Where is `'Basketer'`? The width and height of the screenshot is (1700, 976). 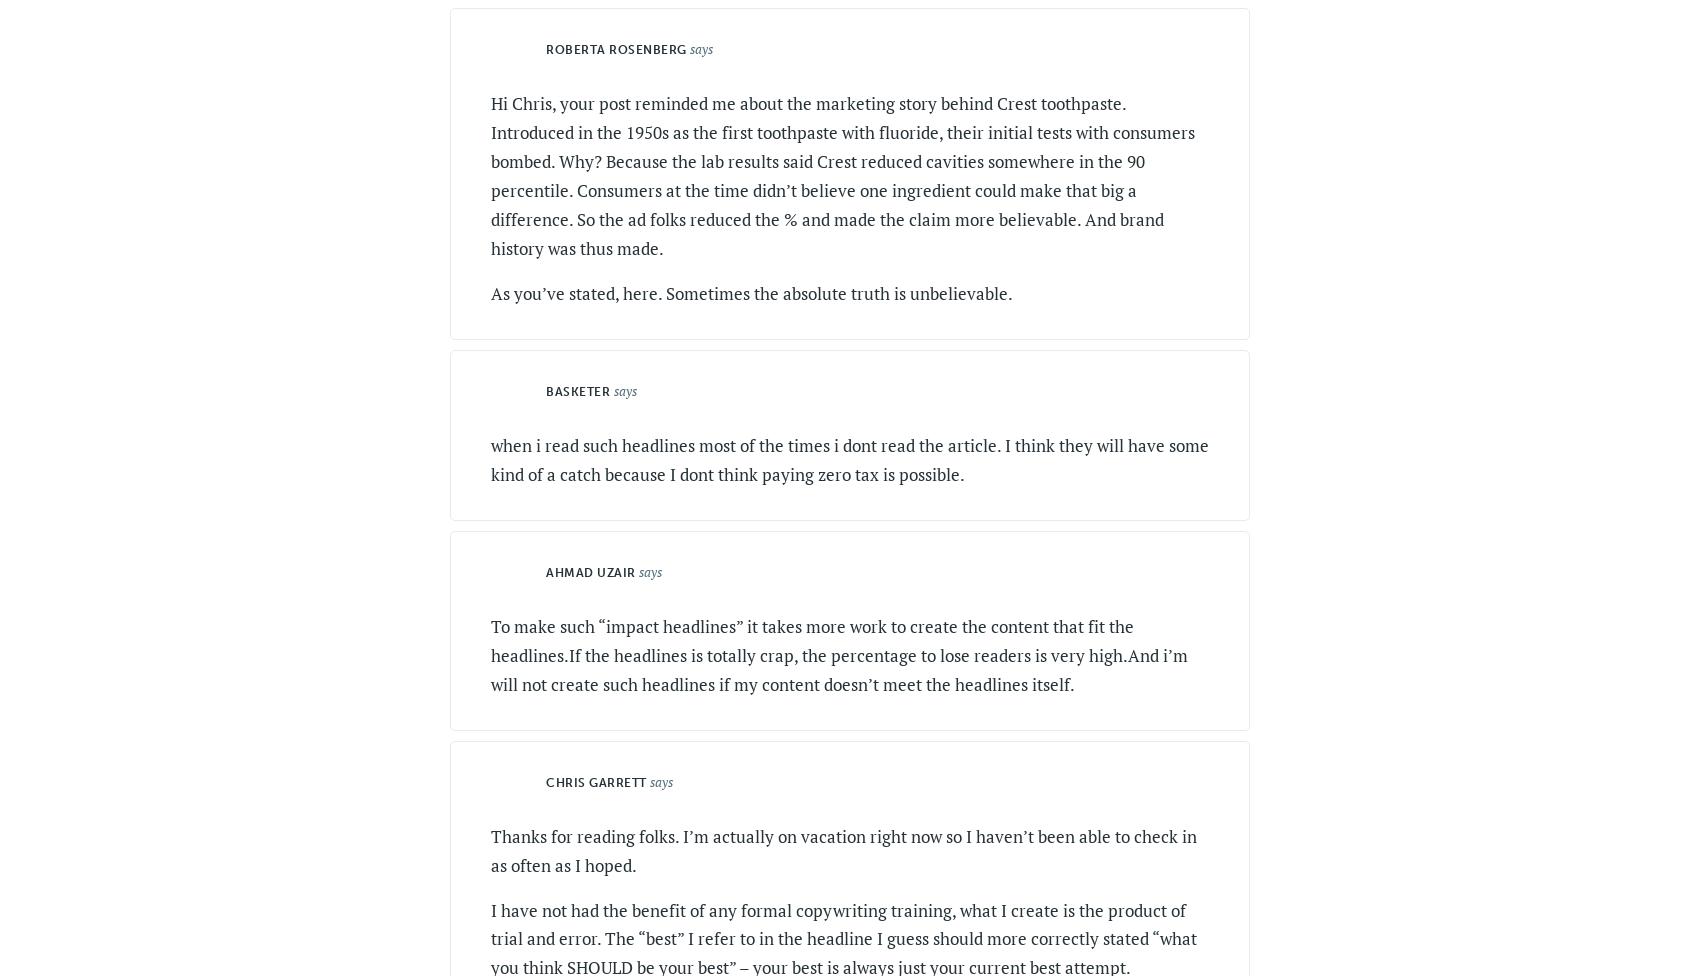
'Basketer' is located at coordinates (577, 389).